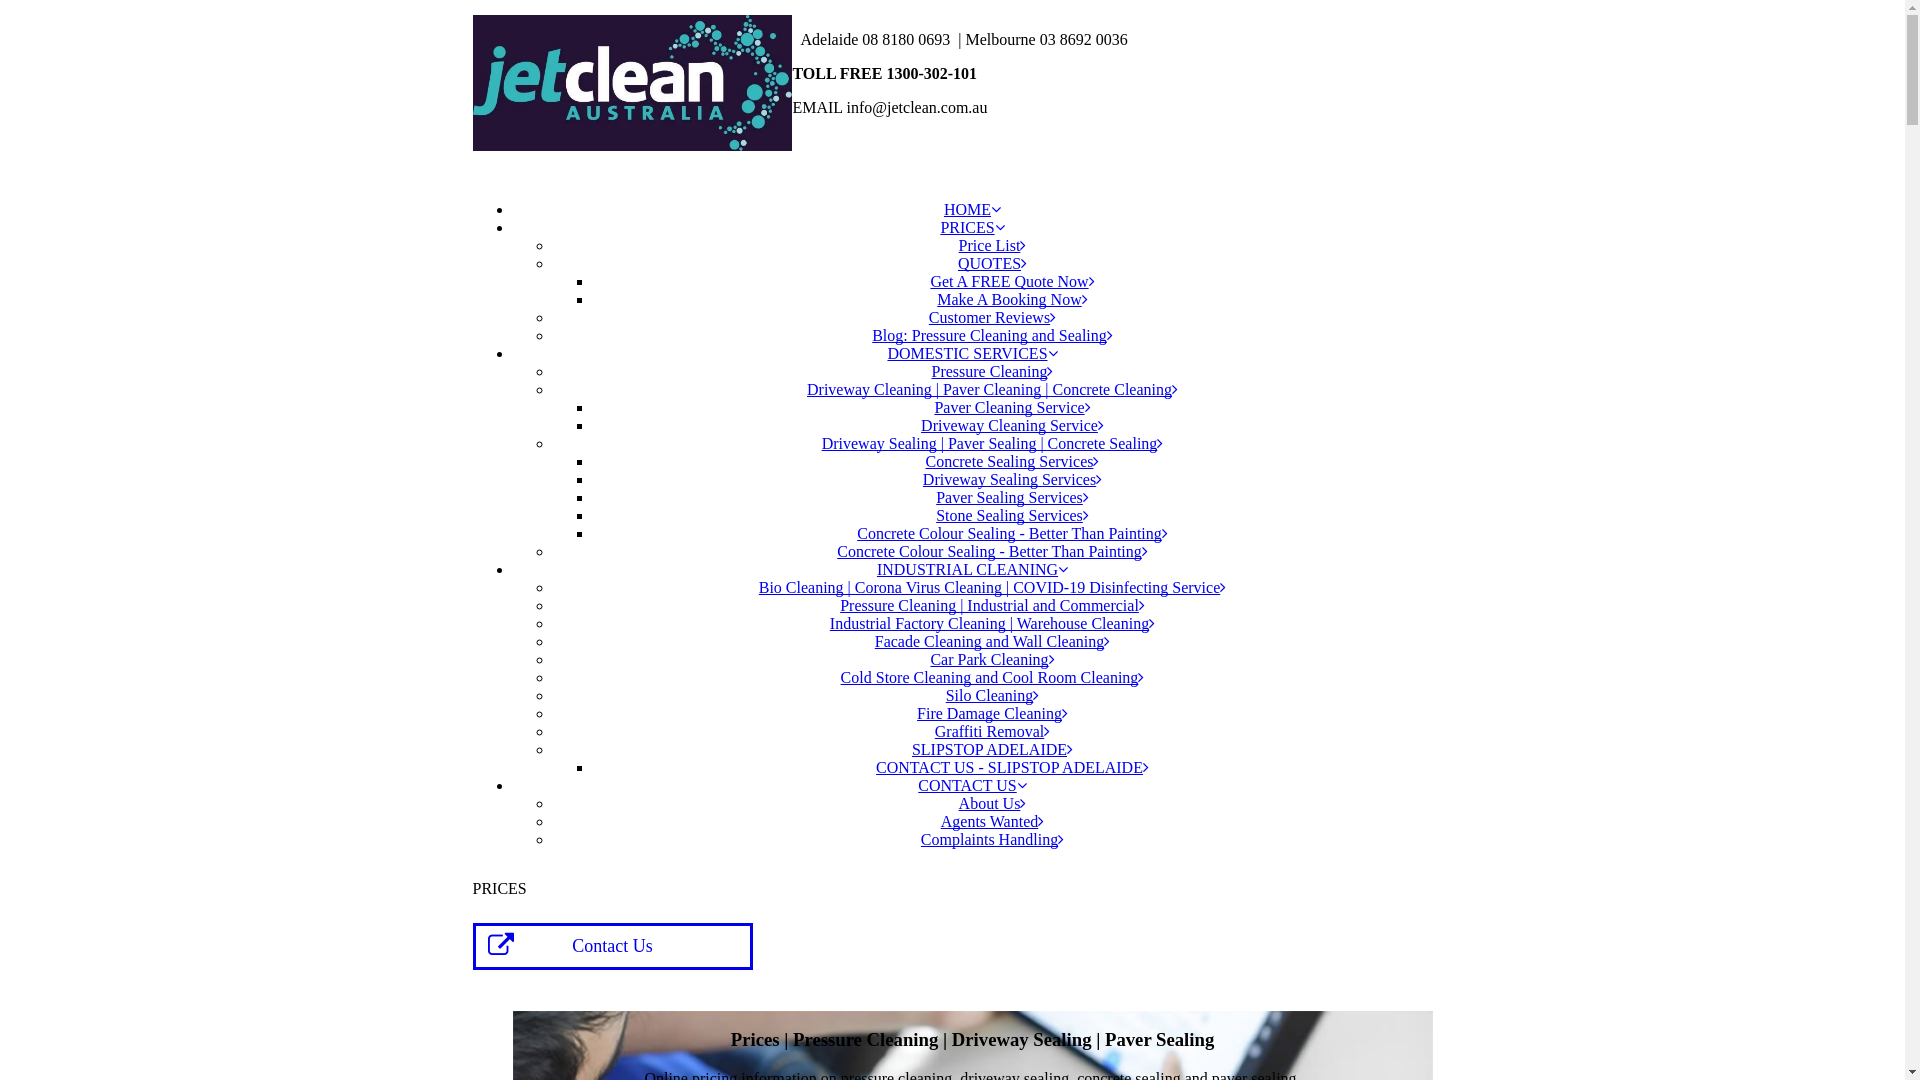 The height and width of the screenshot is (1080, 1920). I want to click on 'Concrete Colour Sealing - Better Than Painting', so click(1012, 532).